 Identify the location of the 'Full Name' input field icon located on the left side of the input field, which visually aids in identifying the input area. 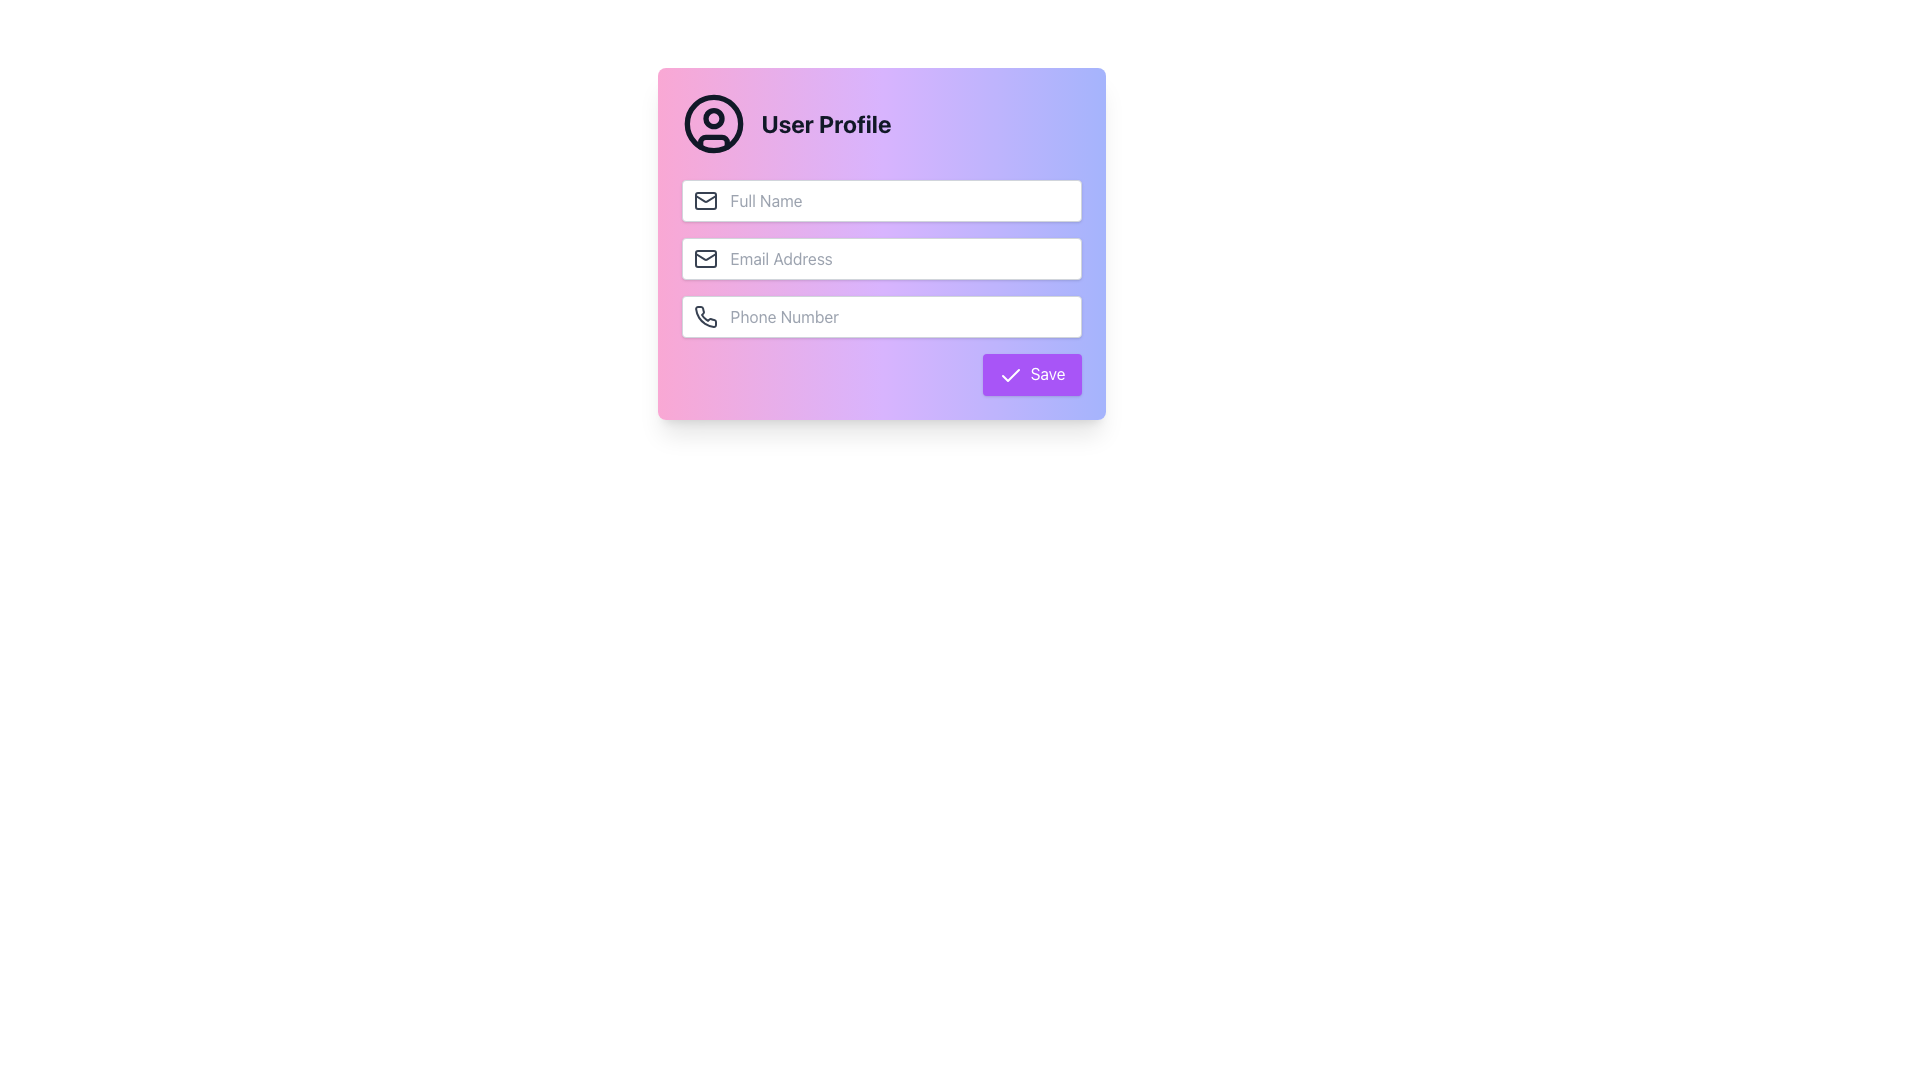
(705, 200).